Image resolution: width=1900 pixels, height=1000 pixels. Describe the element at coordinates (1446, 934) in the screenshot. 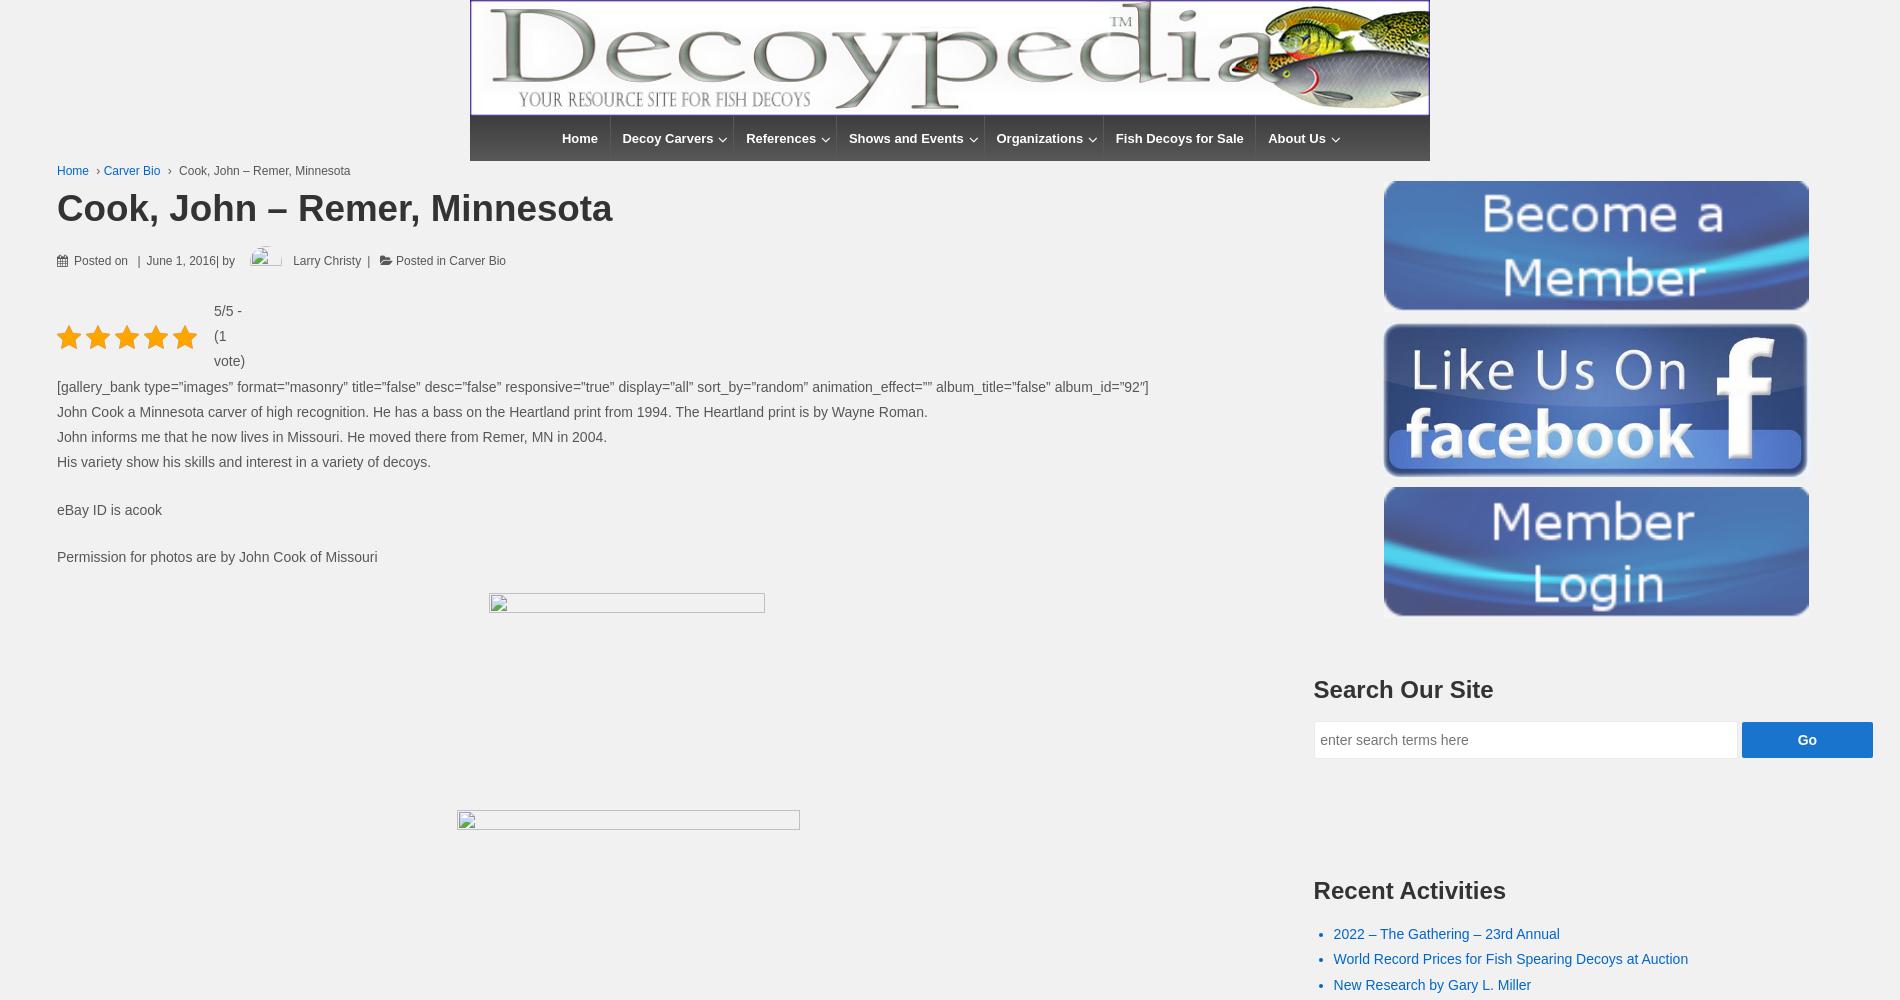

I see `'2022 – The Gathering – 23rd Annual'` at that location.